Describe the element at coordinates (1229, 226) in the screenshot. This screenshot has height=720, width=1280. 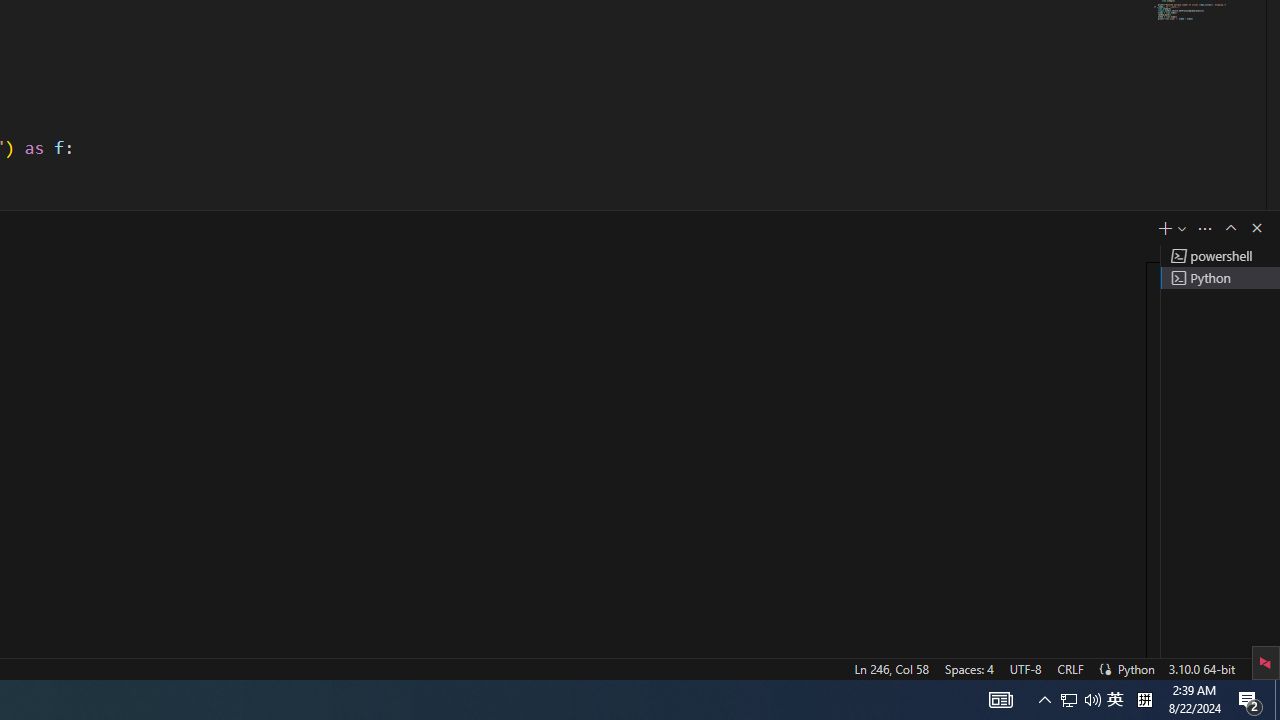
I see `'Maximize Panel Size'` at that location.